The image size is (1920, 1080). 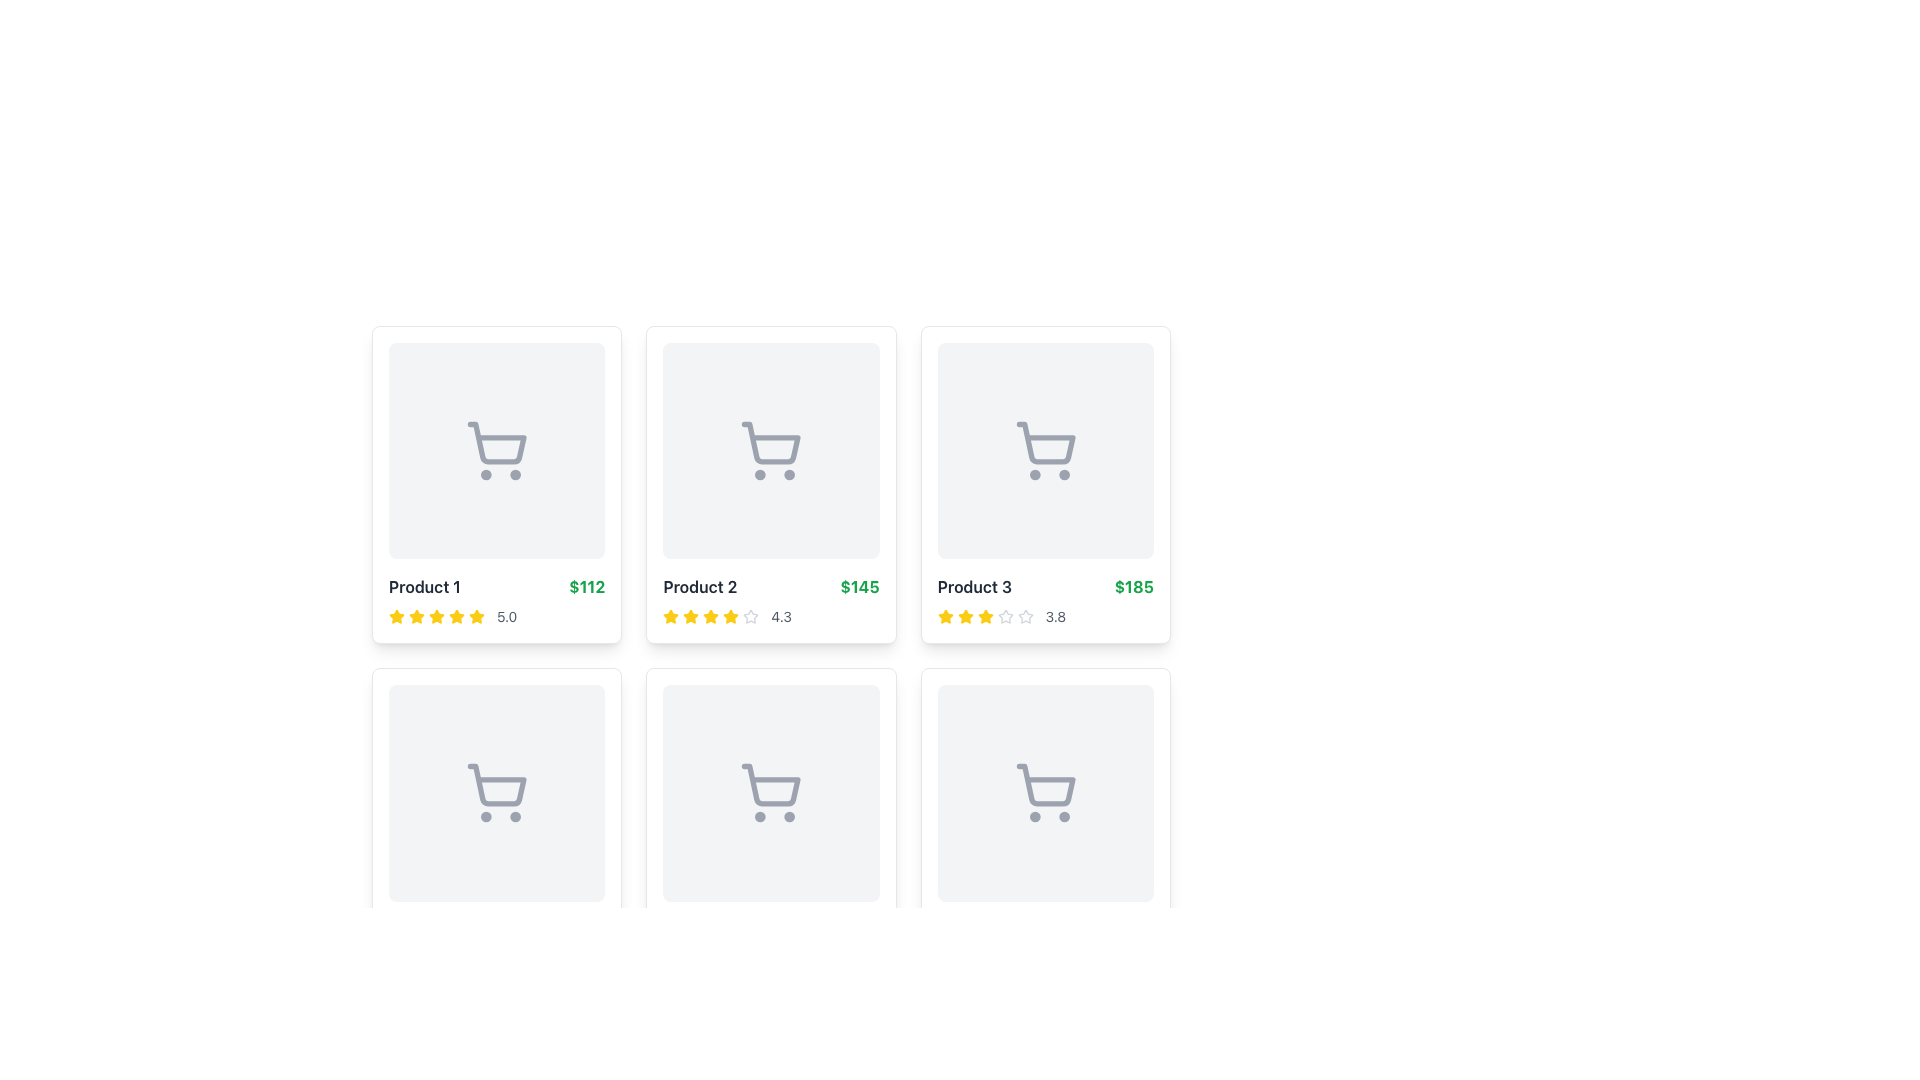 I want to click on the fourth star-shaped icon in the product card's rating system, which is filled with yellow color and located next to the rating number (5.0), so click(x=435, y=616).